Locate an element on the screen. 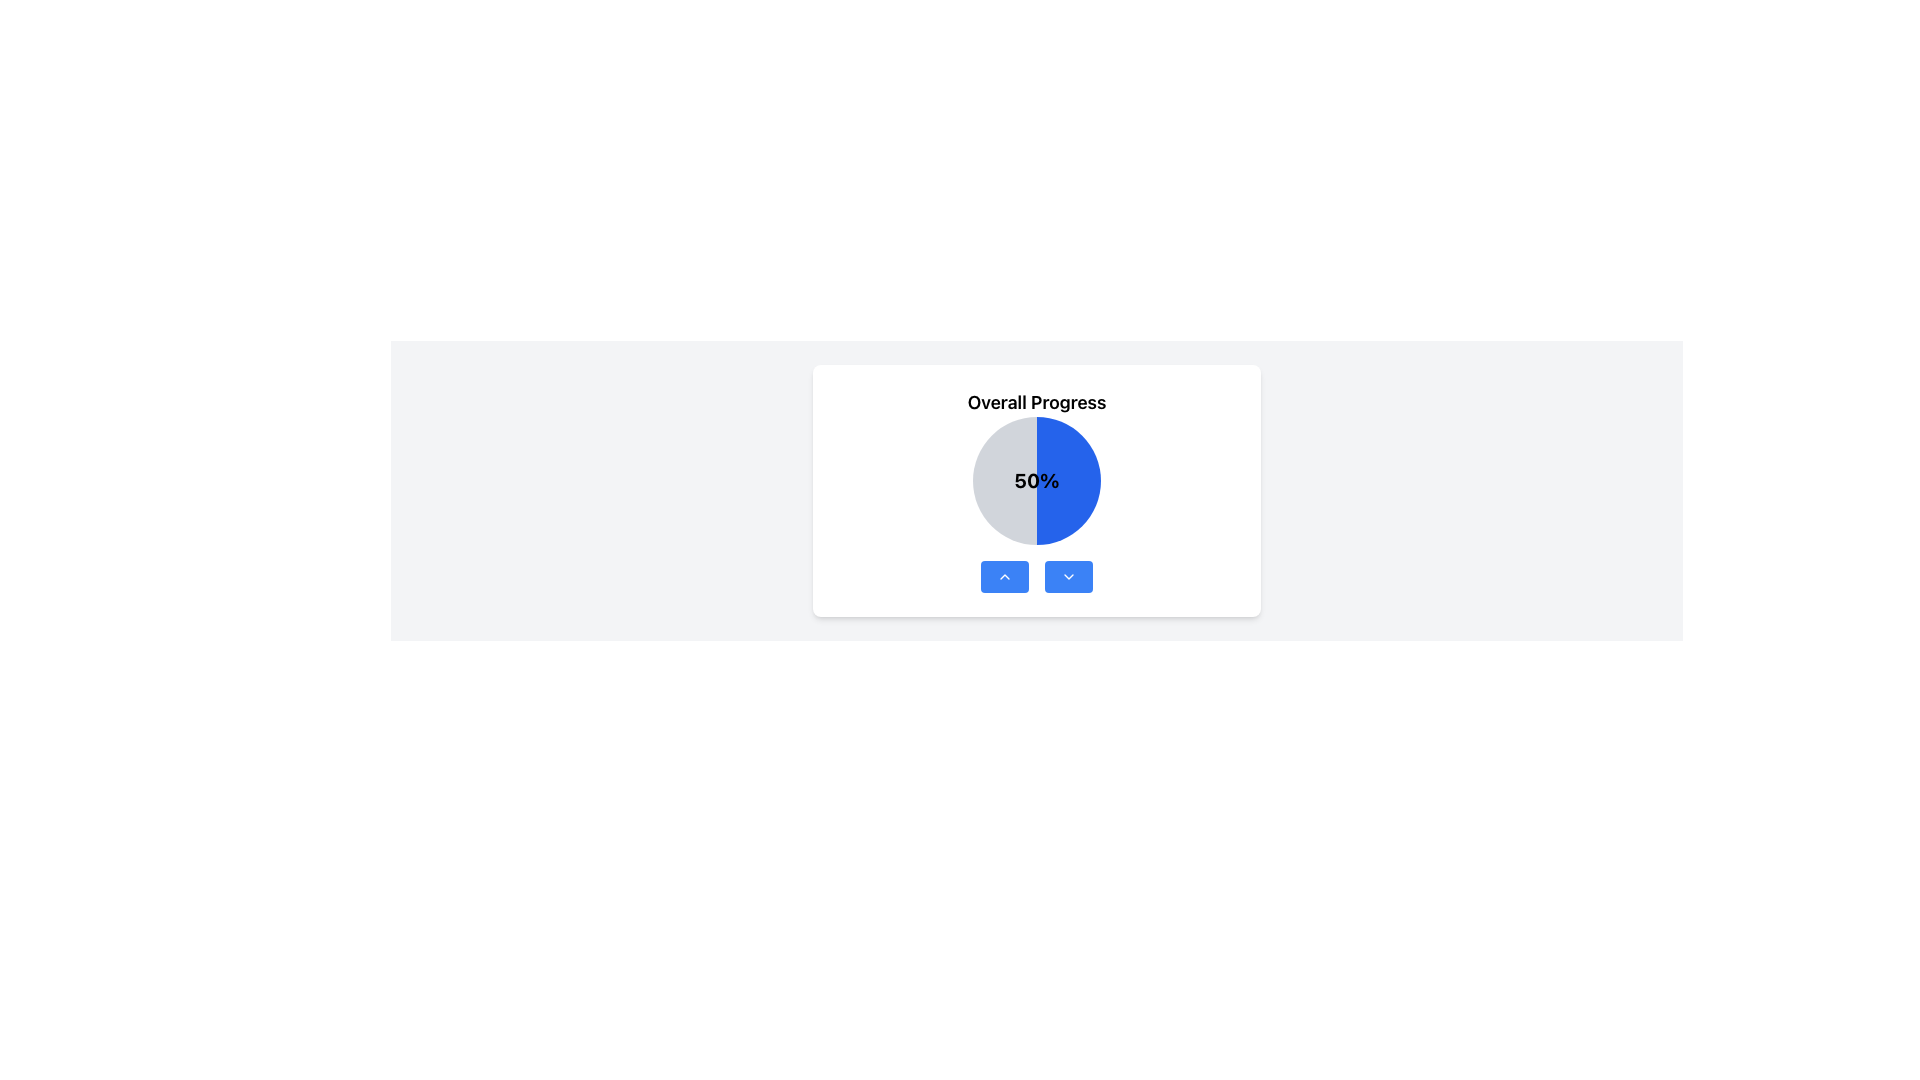 The height and width of the screenshot is (1080, 1920). the downward button in the button group below the 'Overall Progress' card to decrement the value is located at coordinates (1036, 577).